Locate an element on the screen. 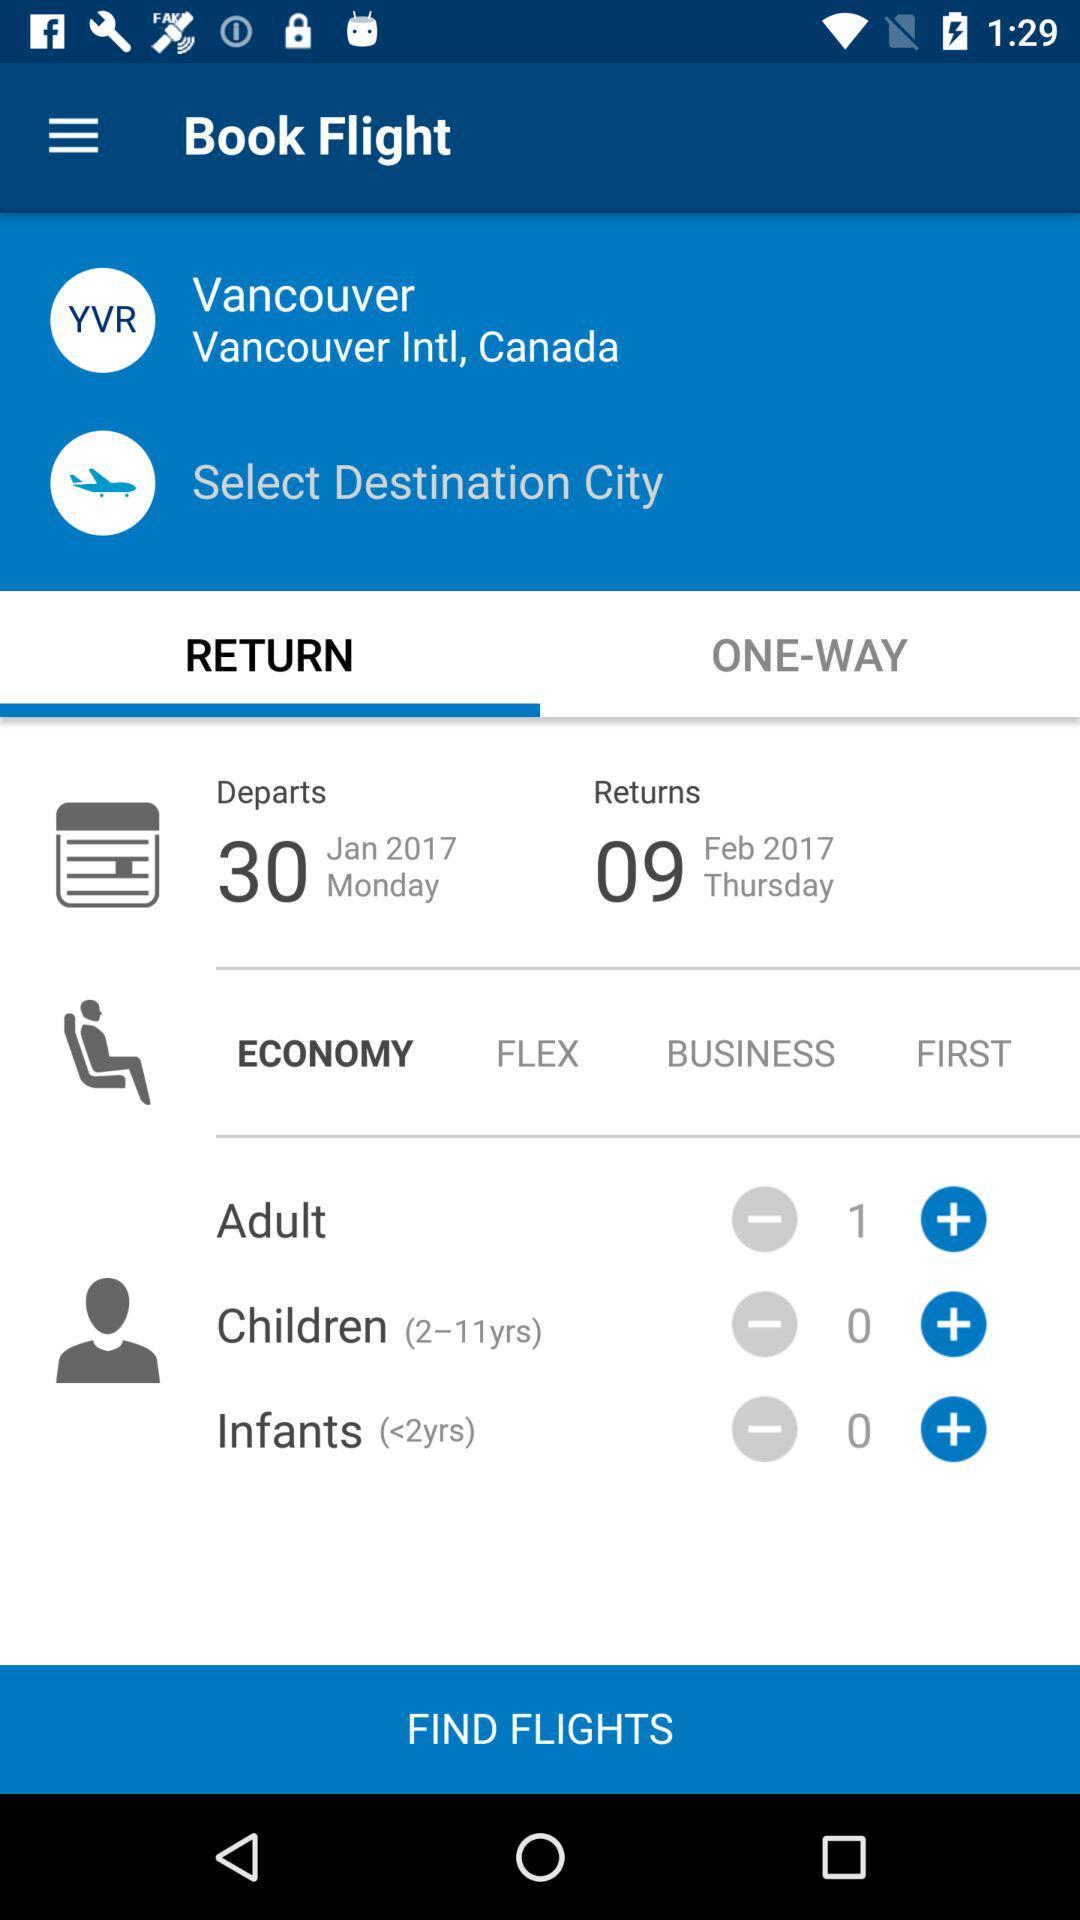 This screenshot has height=1920, width=1080. the add icon is located at coordinates (952, 1218).